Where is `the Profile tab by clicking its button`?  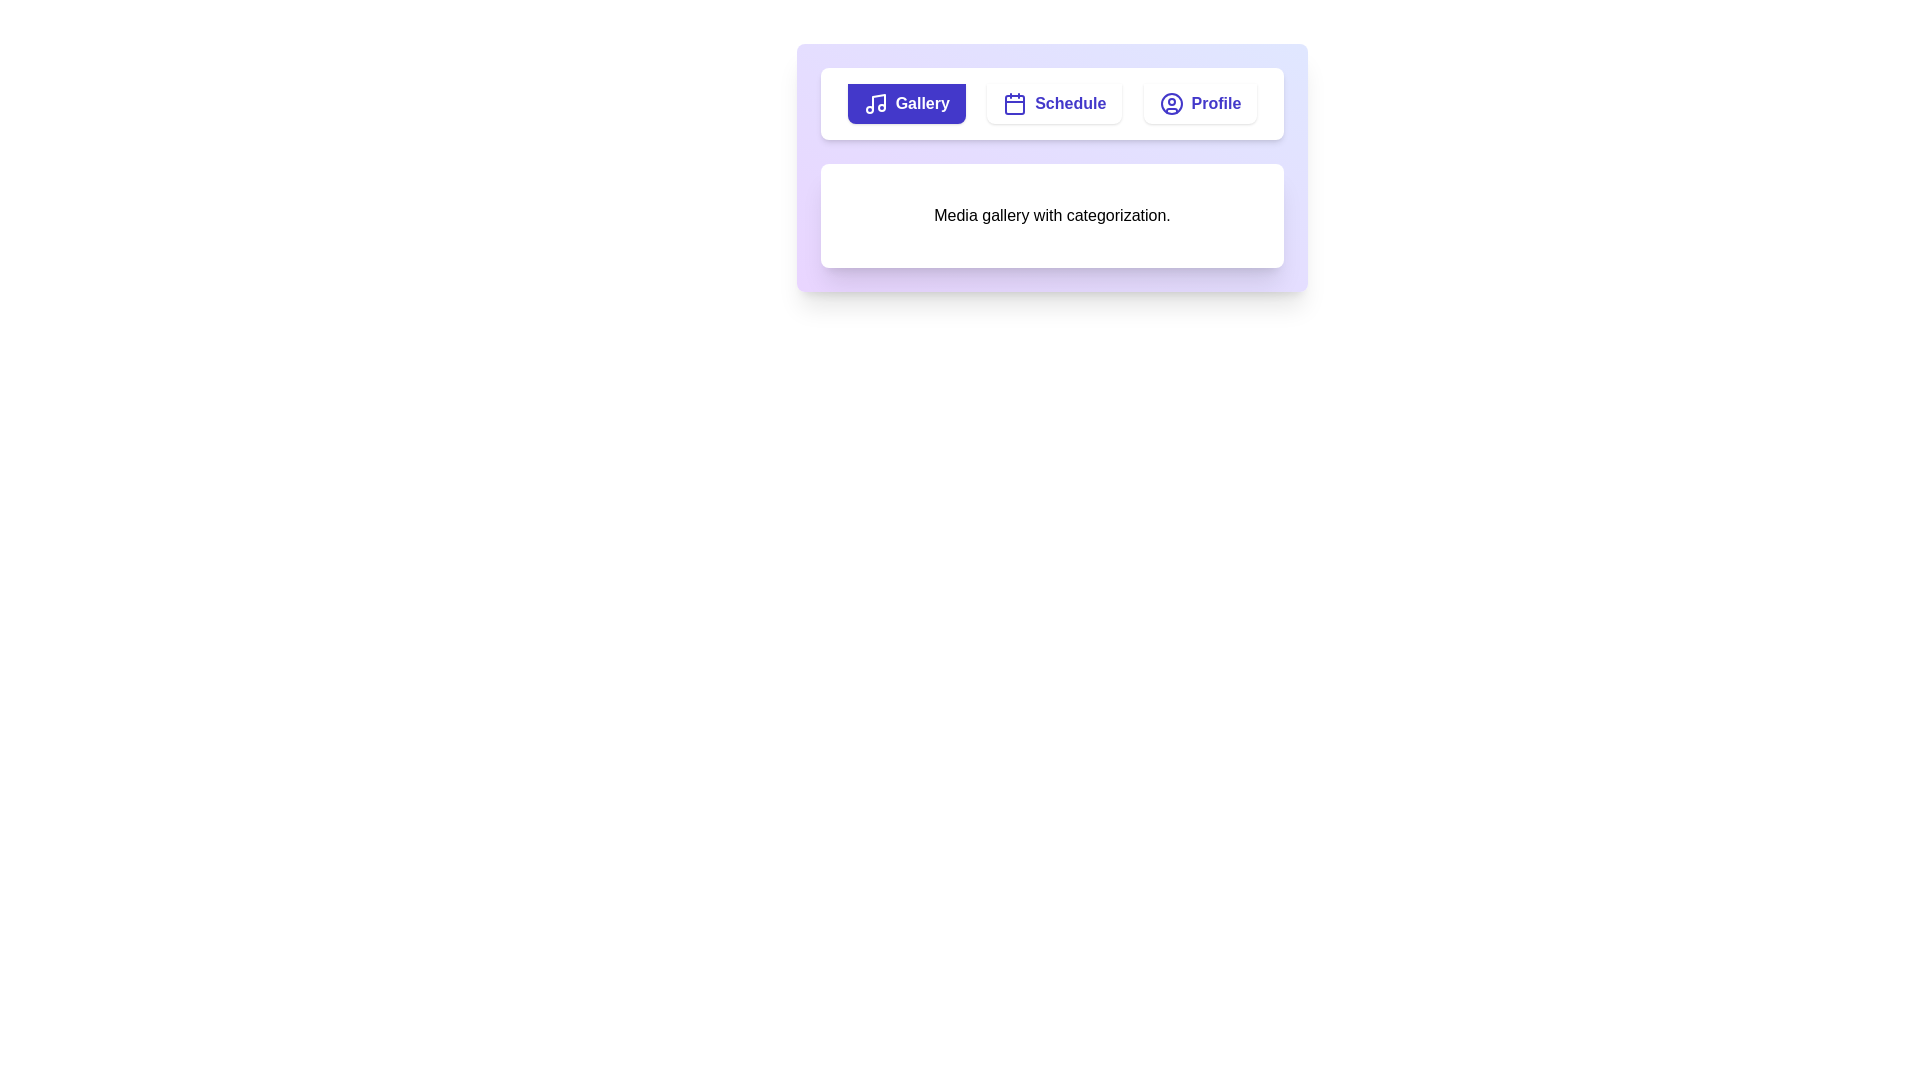 the Profile tab by clicking its button is located at coordinates (1200, 104).